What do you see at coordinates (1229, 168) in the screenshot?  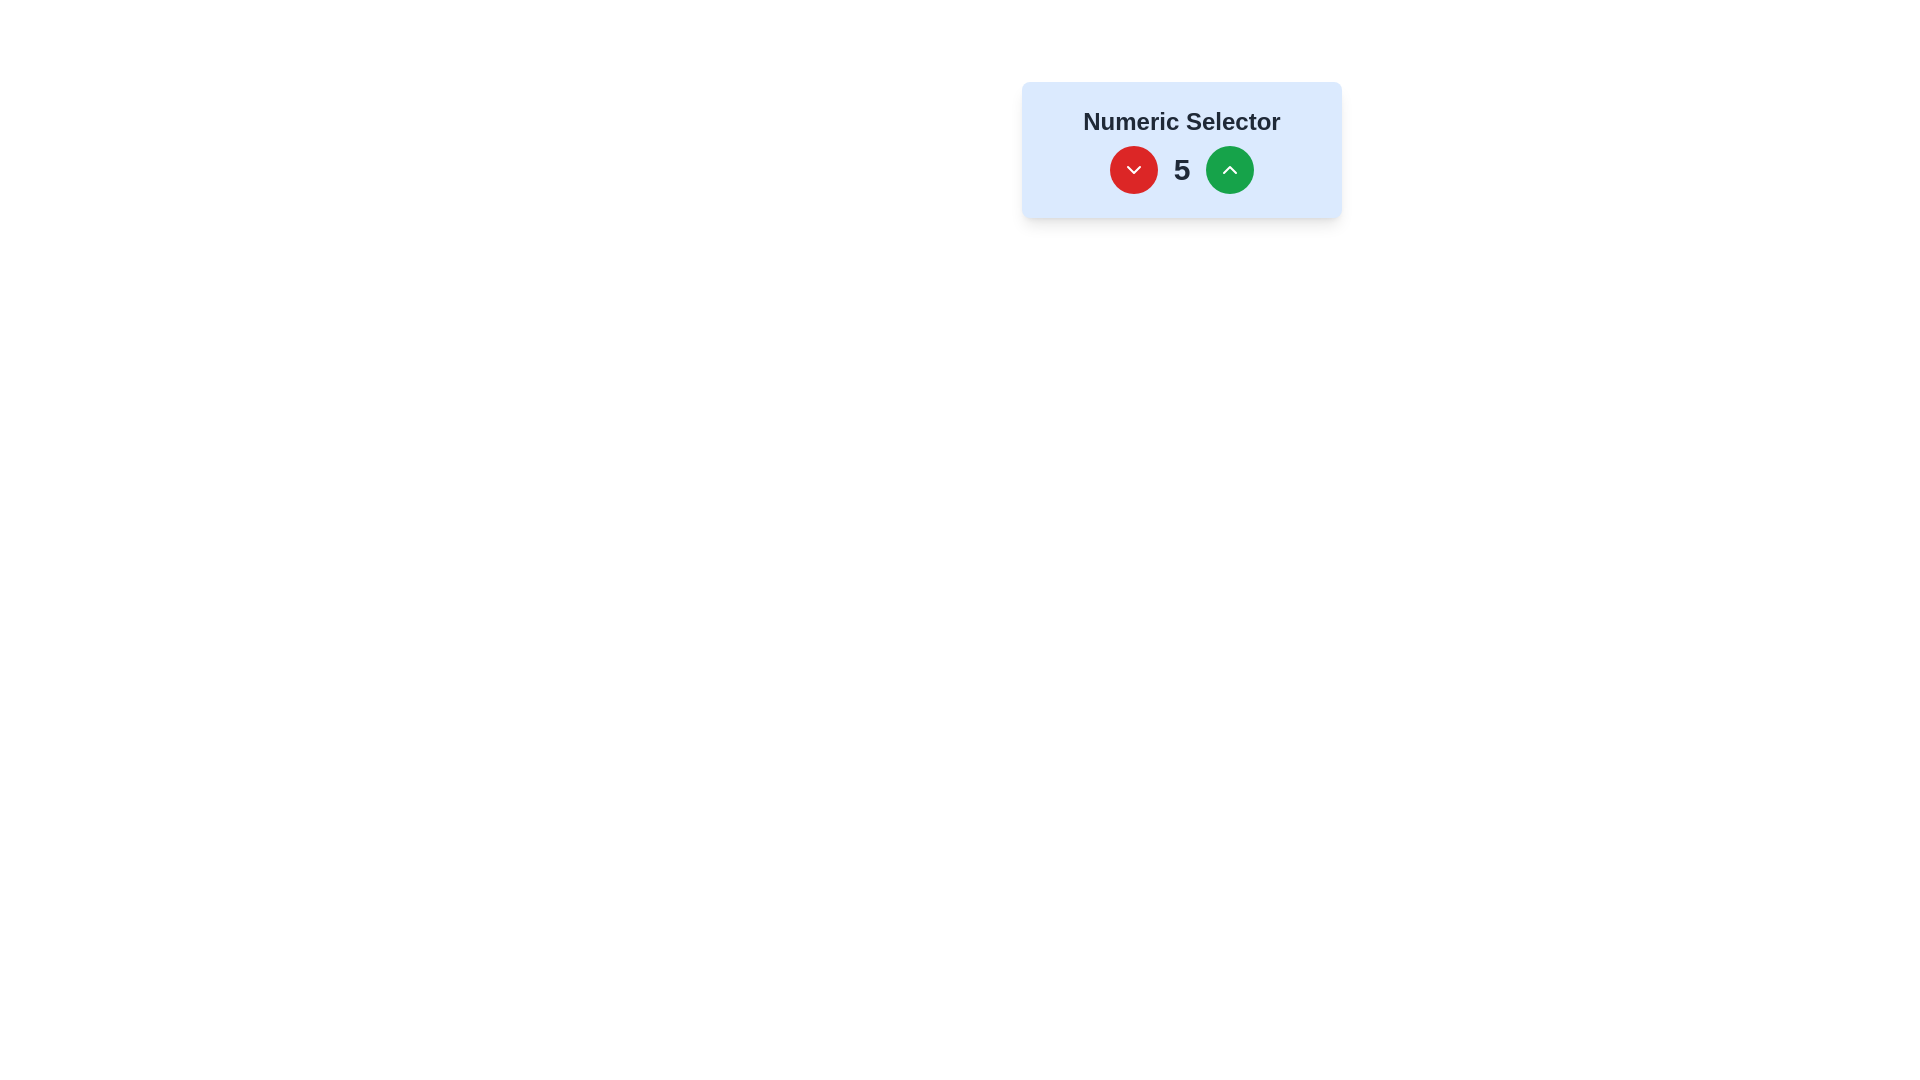 I see `the green circular button with an upward-pointing chevron located on the right side of the numeric selector interface` at bounding box center [1229, 168].